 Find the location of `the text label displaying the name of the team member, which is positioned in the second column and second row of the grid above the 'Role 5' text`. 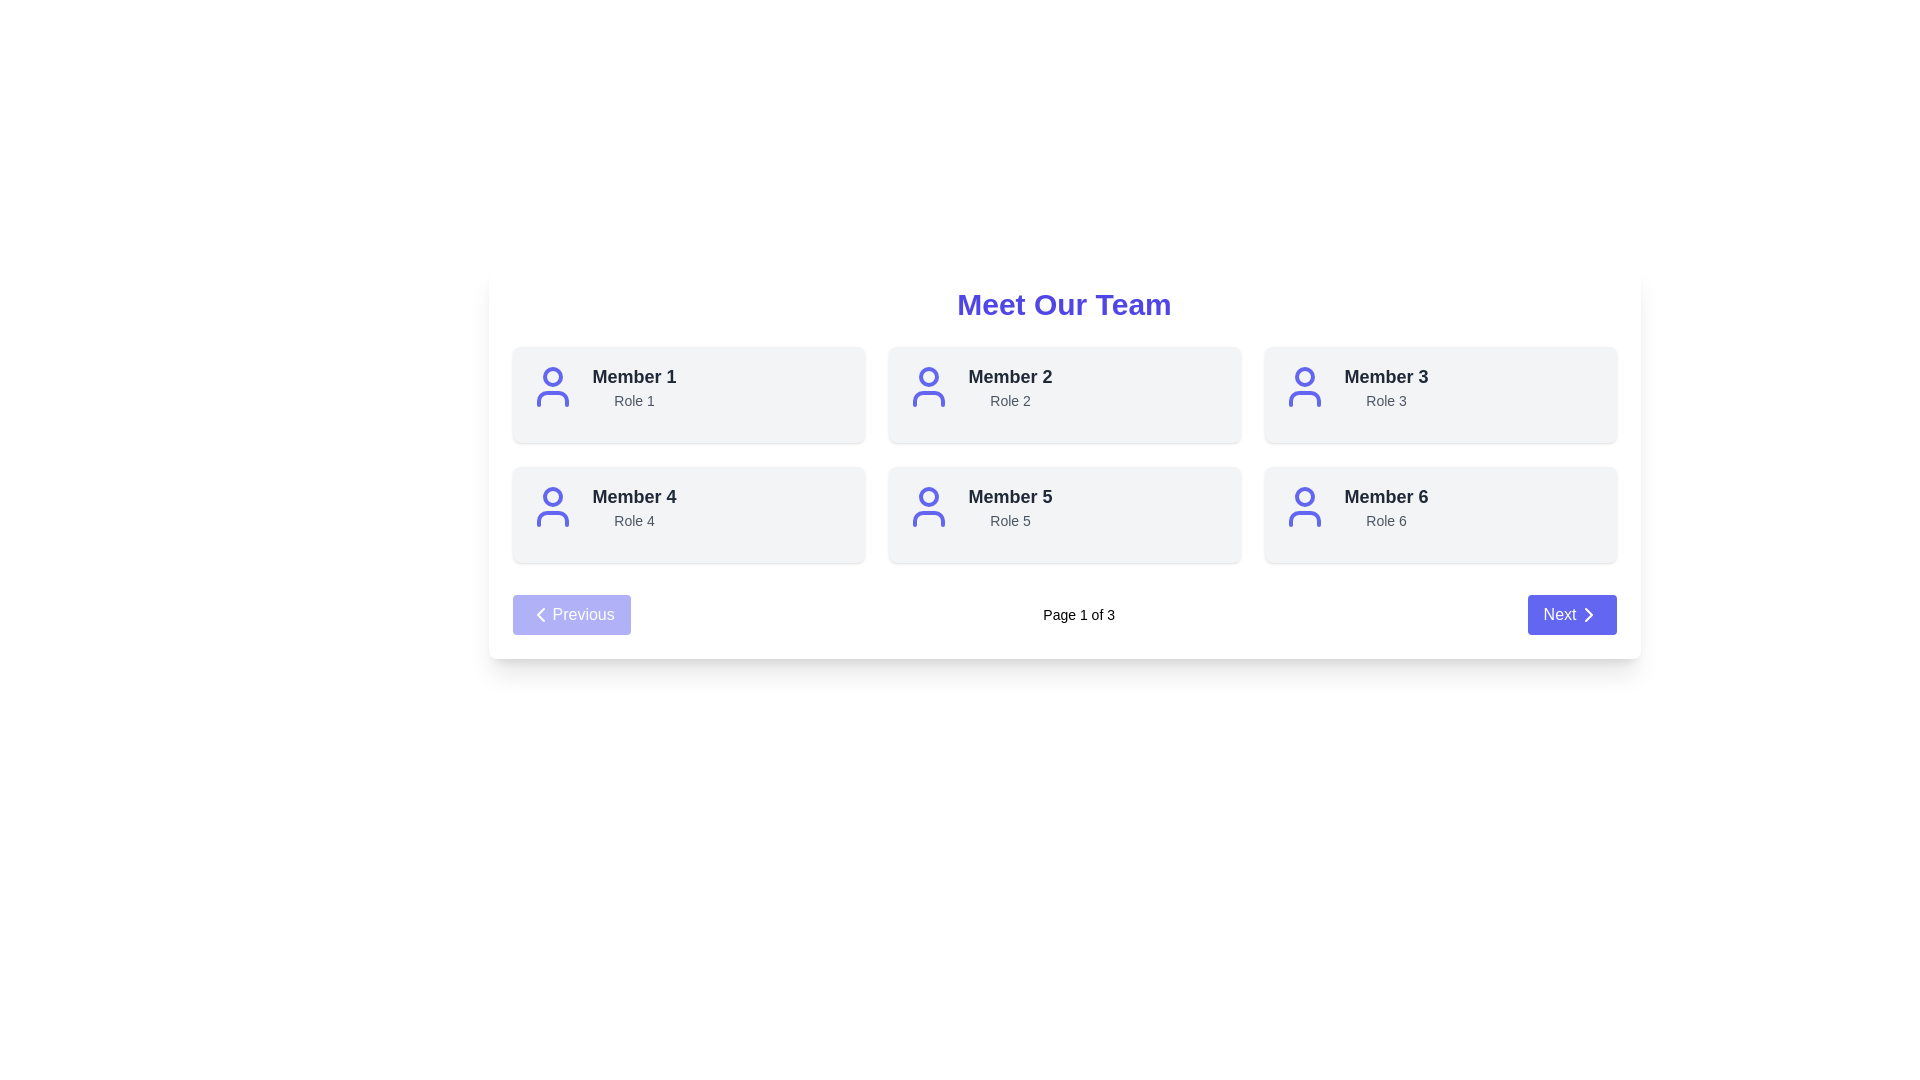

the text label displaying the name of the team member, which is positioned in the second column and second row of the grid above the 'Role 5' text is located at coordinates (1010, 496).